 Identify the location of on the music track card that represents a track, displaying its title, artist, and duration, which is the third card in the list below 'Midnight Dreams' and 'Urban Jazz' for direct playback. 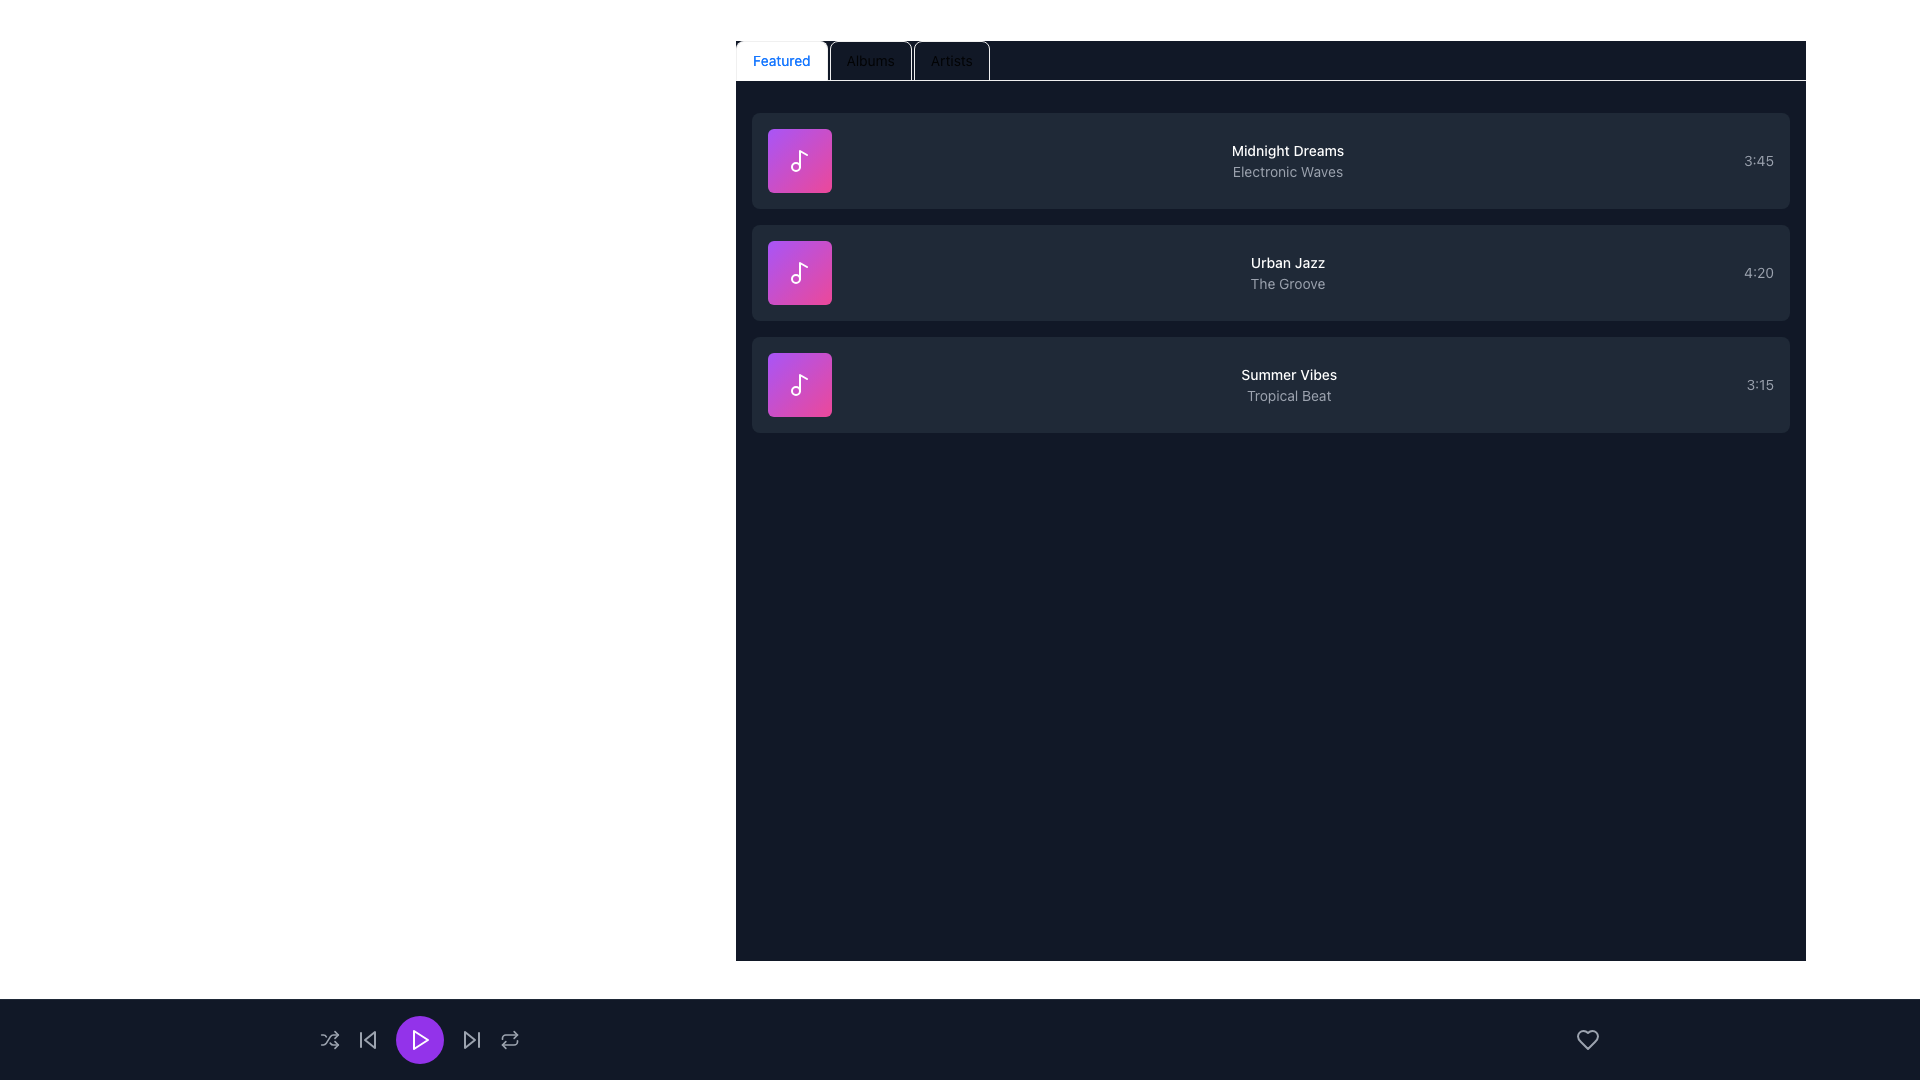
(1270, 385).